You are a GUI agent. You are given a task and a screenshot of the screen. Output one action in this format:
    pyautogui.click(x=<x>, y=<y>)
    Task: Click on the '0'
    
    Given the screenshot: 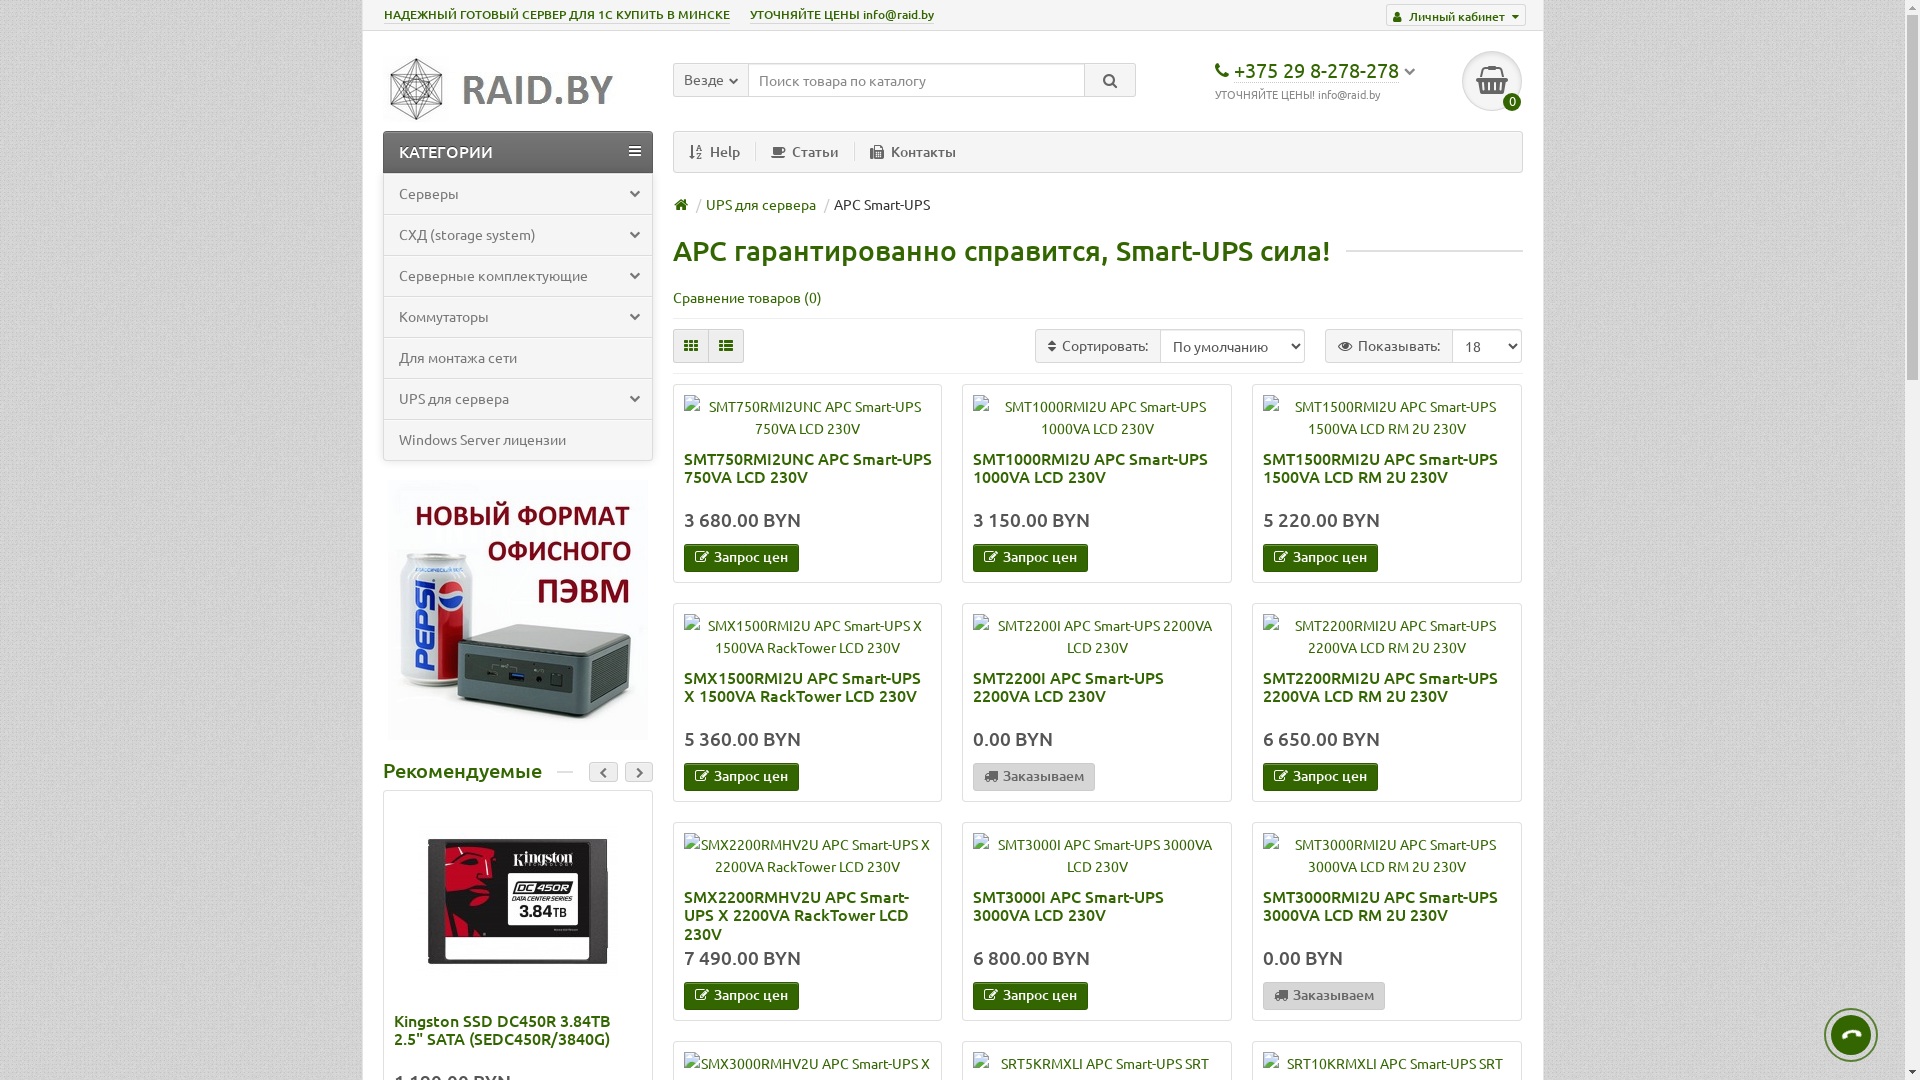 What is the action you would take?
    pyautogui.click(x=1492, y=80)
    